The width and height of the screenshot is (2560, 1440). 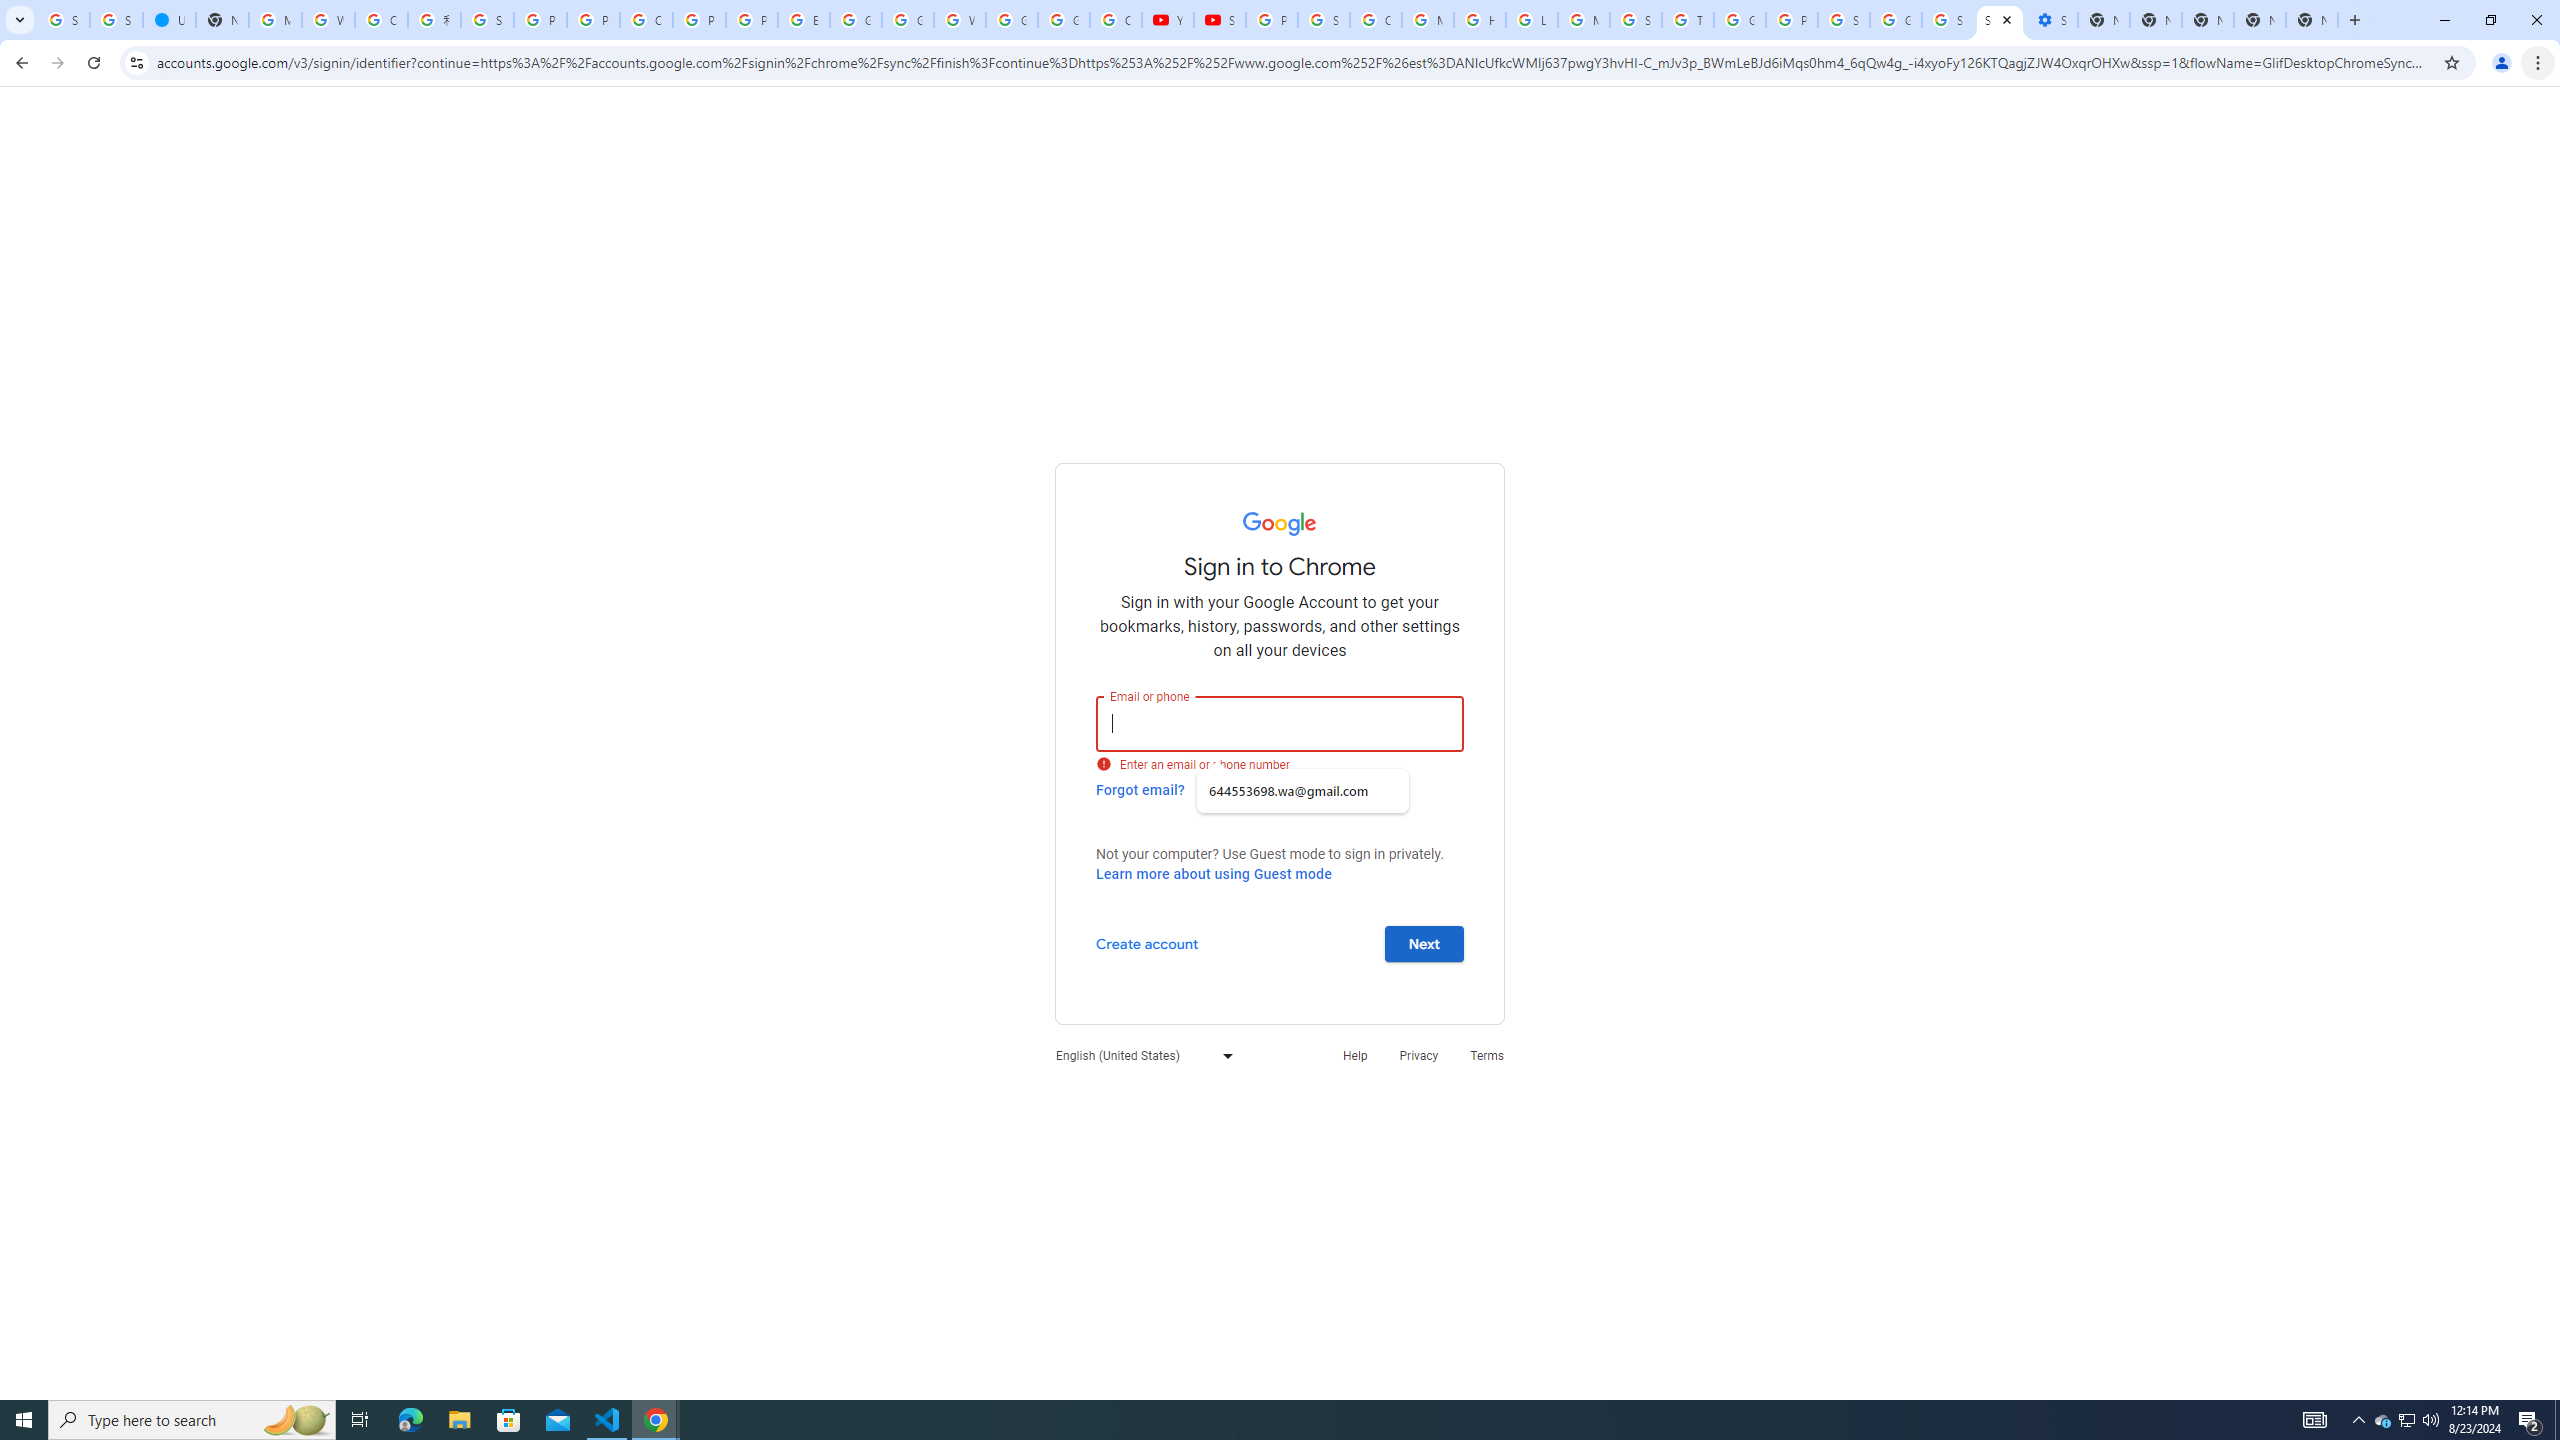 What do you see at coordinates (1280, 723) in the screenshot?
I see `'Email or phone'` at bounding box center [1280, 723].